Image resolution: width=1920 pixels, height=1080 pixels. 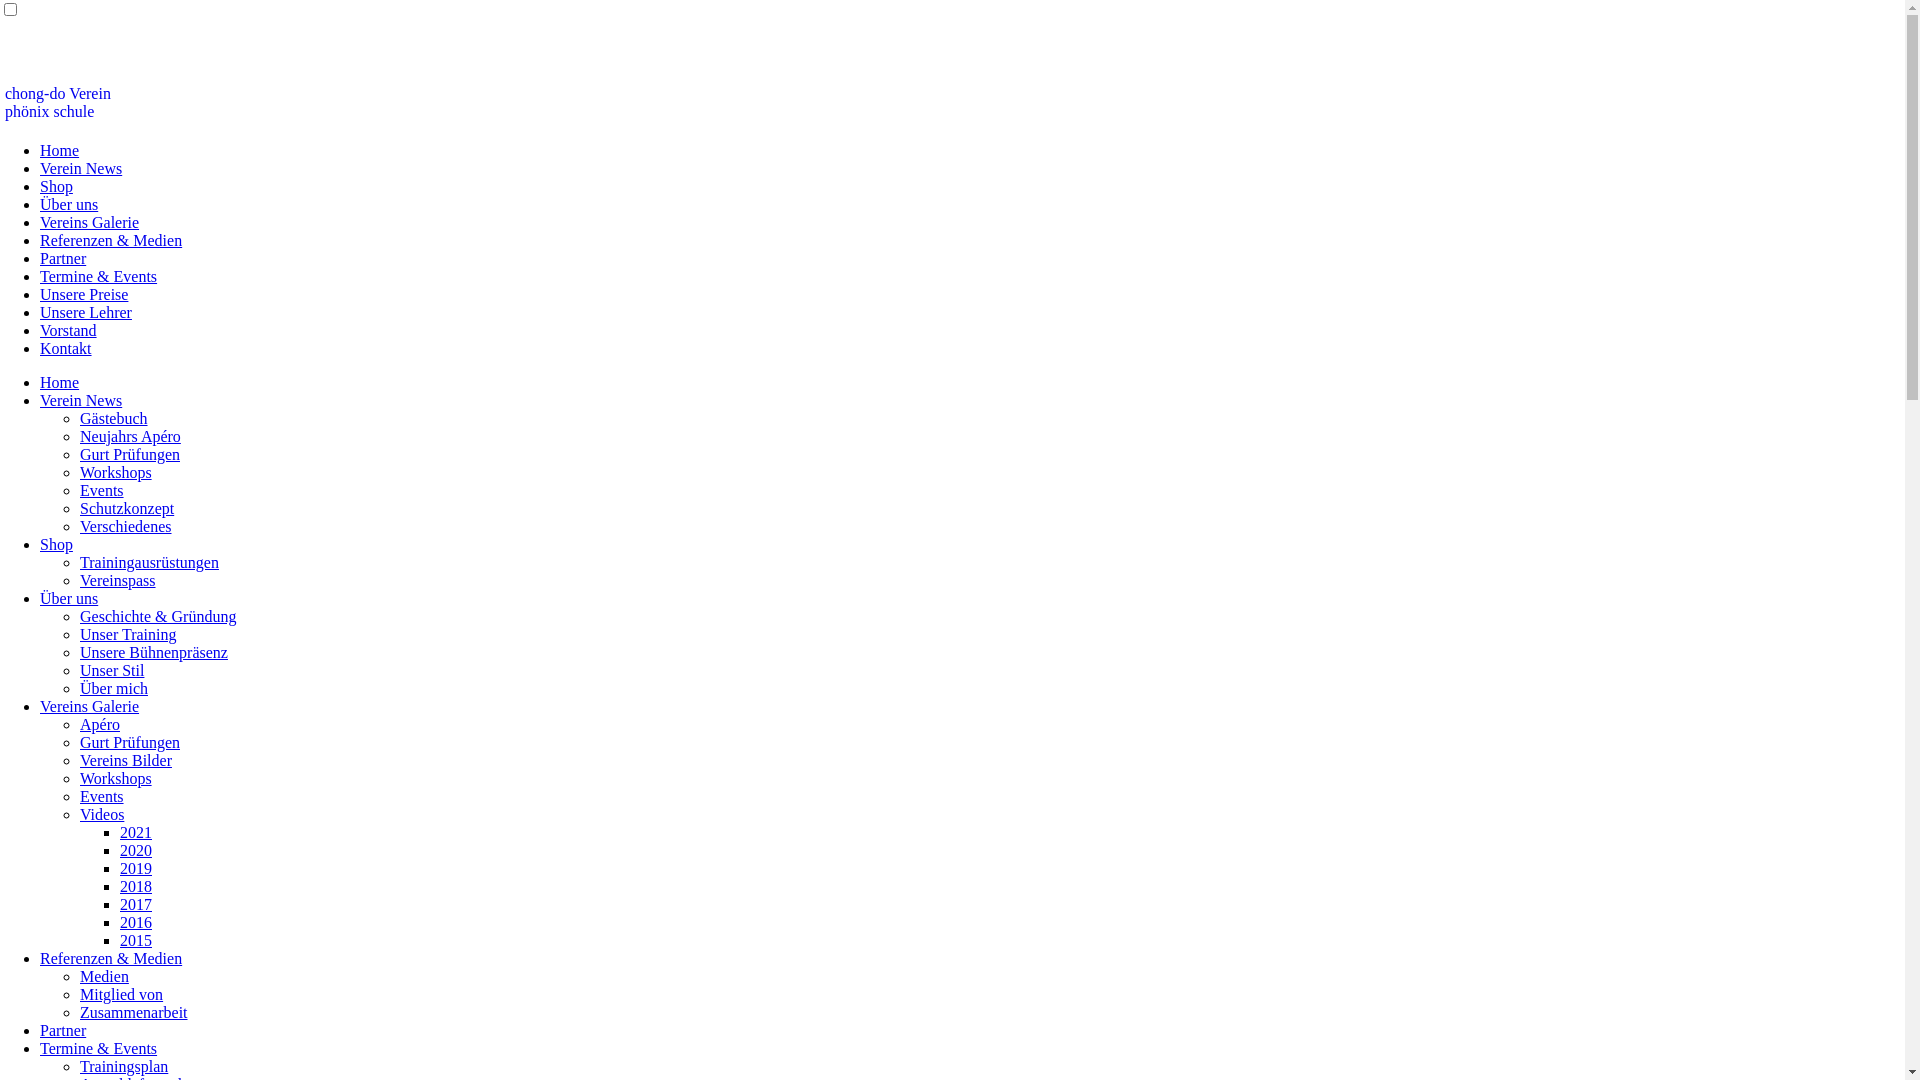 What do you see at coordinates (80, 795) in the screenshot?
I see `'Events'` at bounding box center [80, 795].